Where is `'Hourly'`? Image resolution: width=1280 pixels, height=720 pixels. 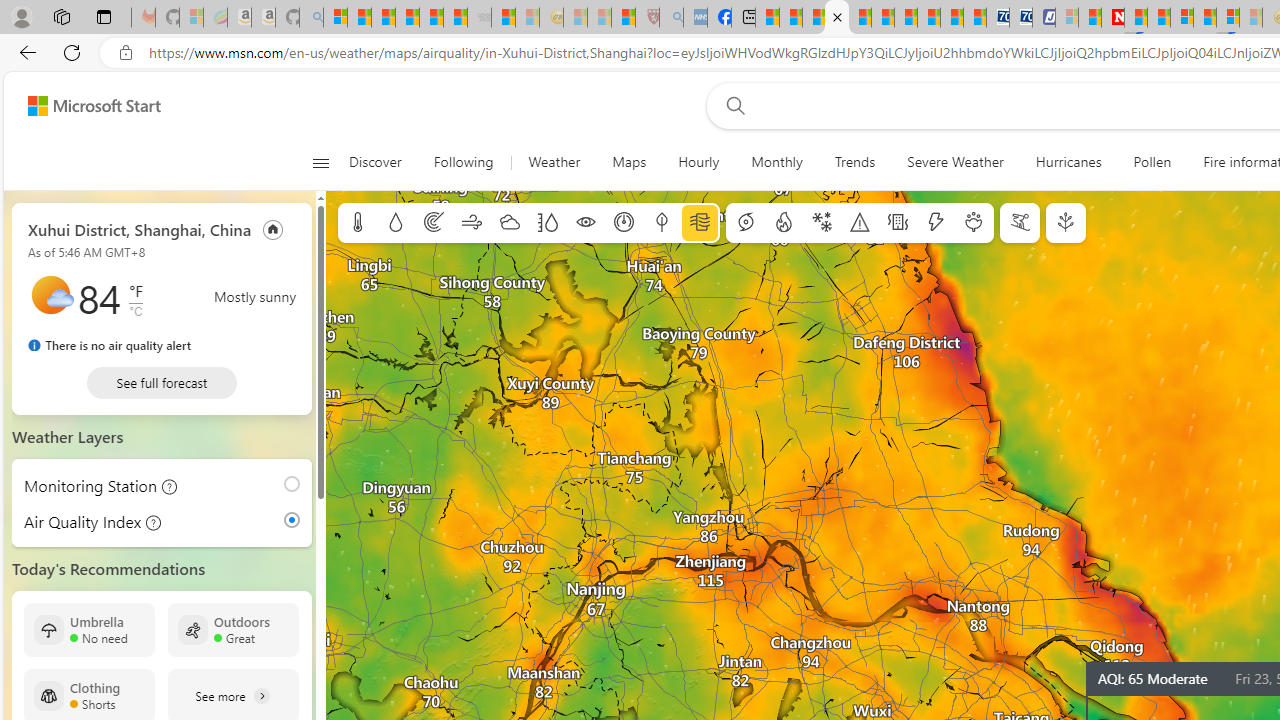
'Hourly' is located at coordinates (698, 162).